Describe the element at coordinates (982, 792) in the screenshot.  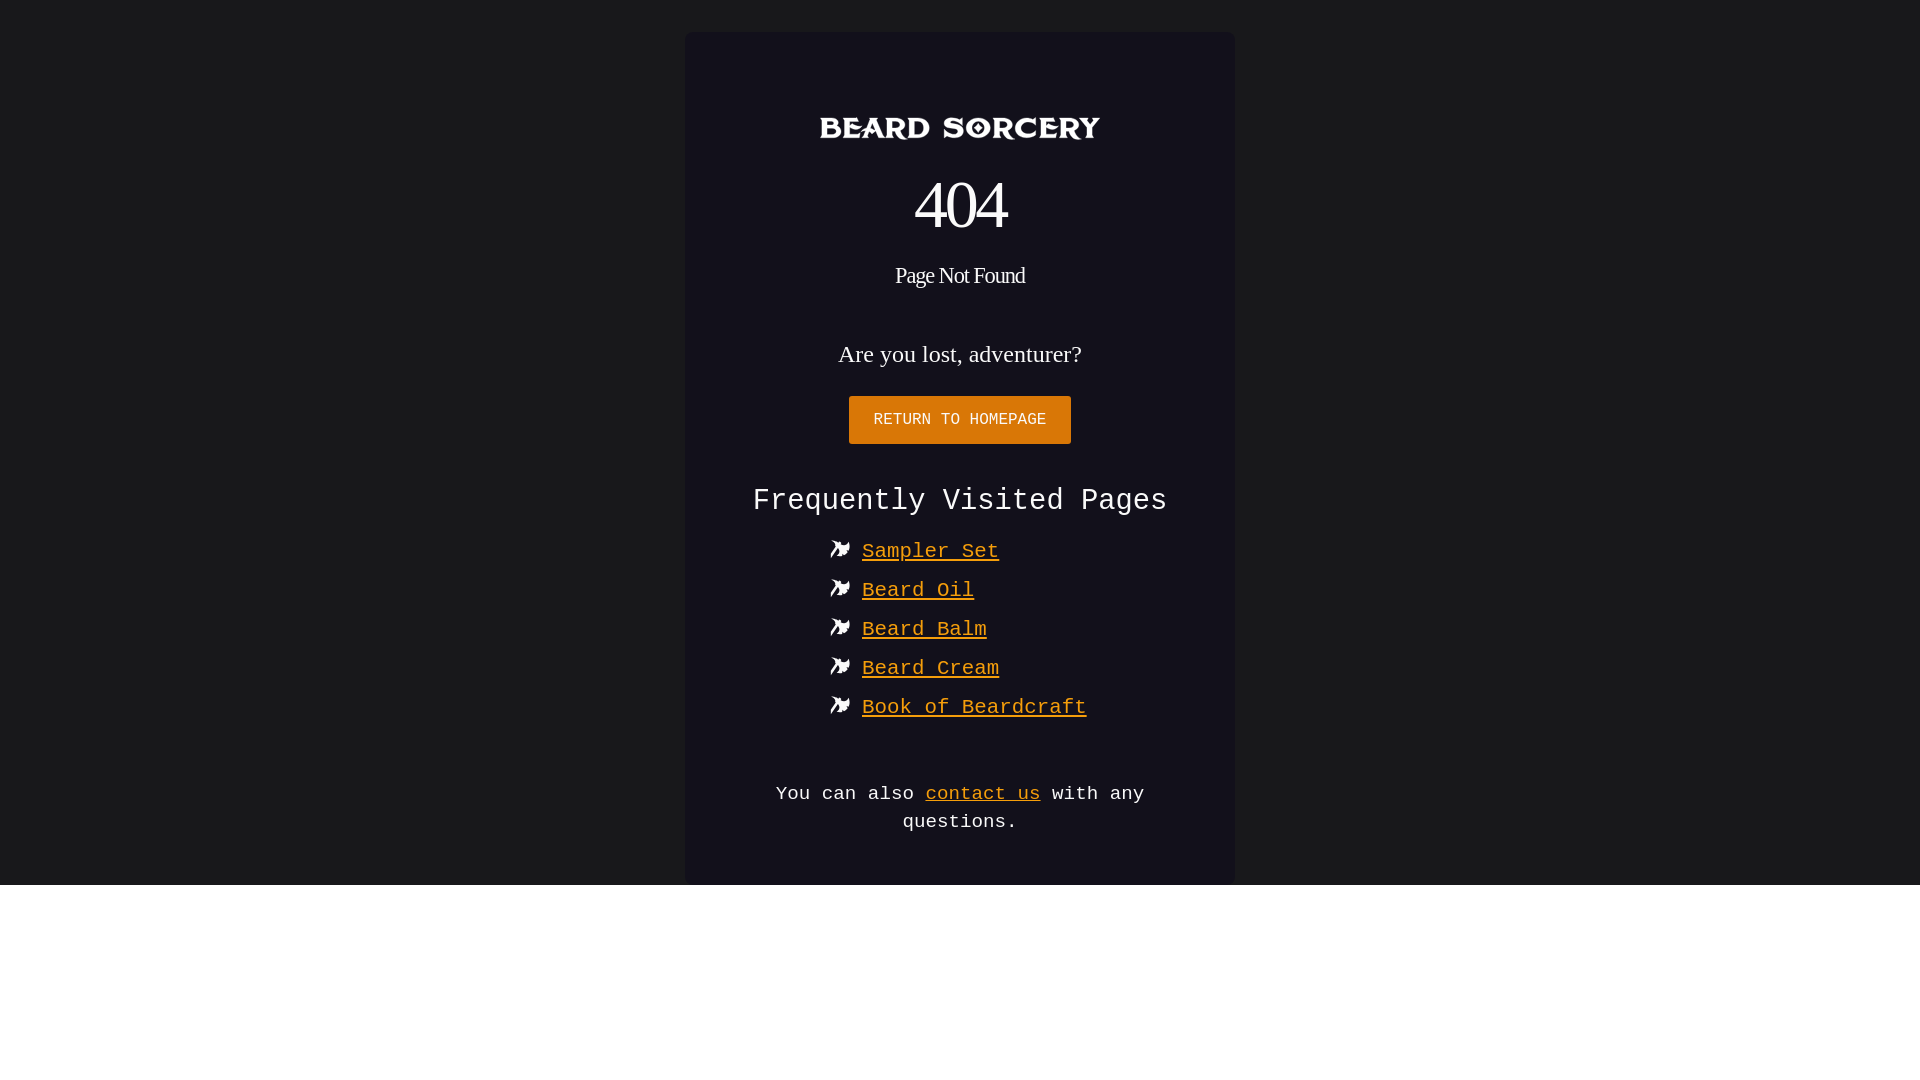
I see `'contact us'` at that location.